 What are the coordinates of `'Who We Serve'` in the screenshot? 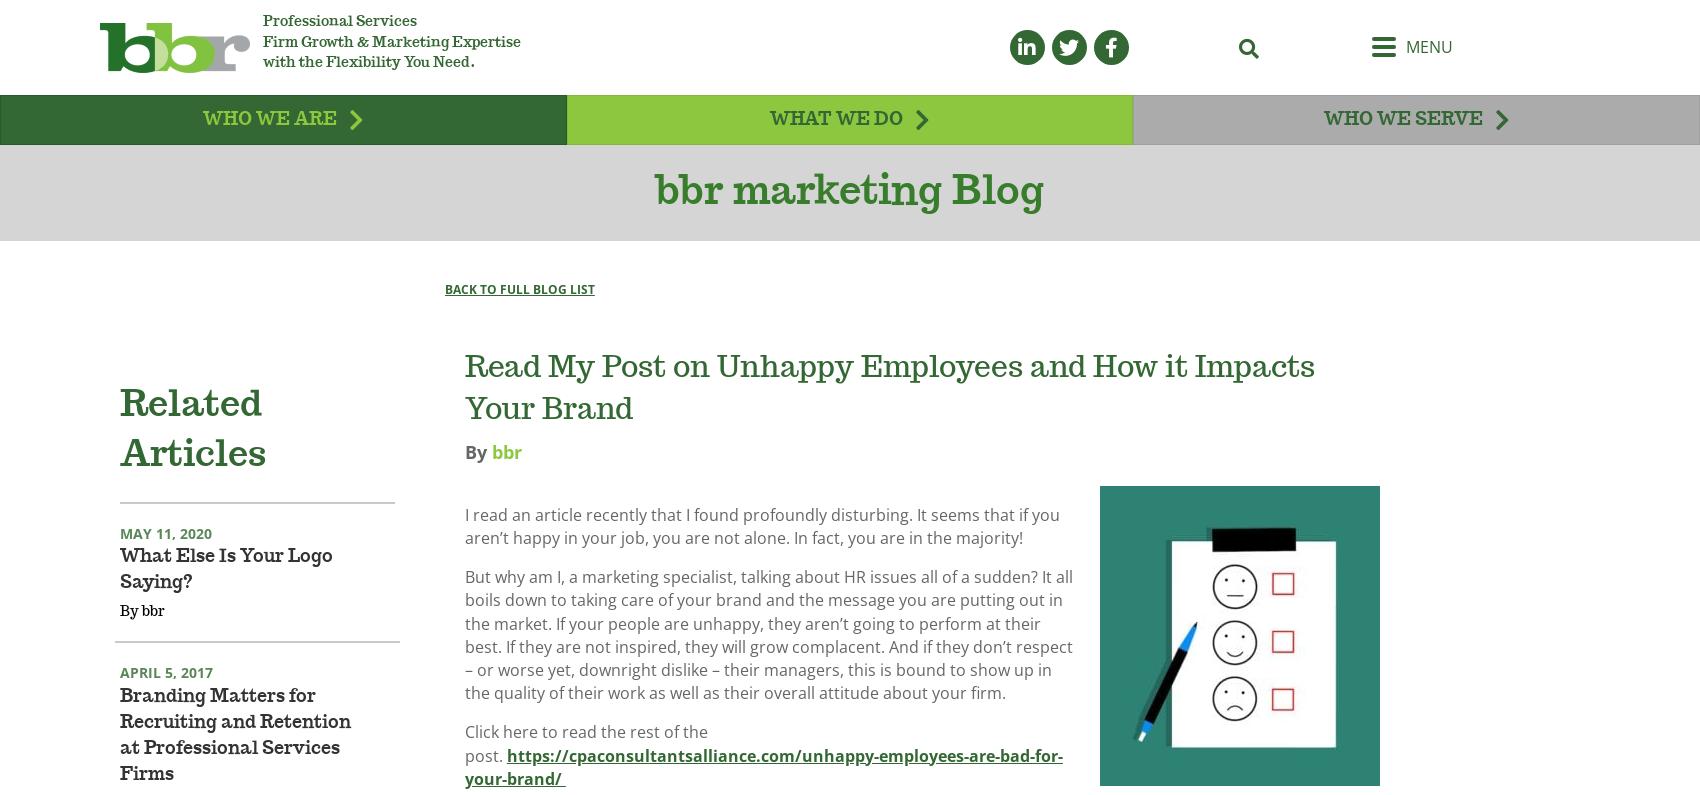 It's located at (1401, 144).